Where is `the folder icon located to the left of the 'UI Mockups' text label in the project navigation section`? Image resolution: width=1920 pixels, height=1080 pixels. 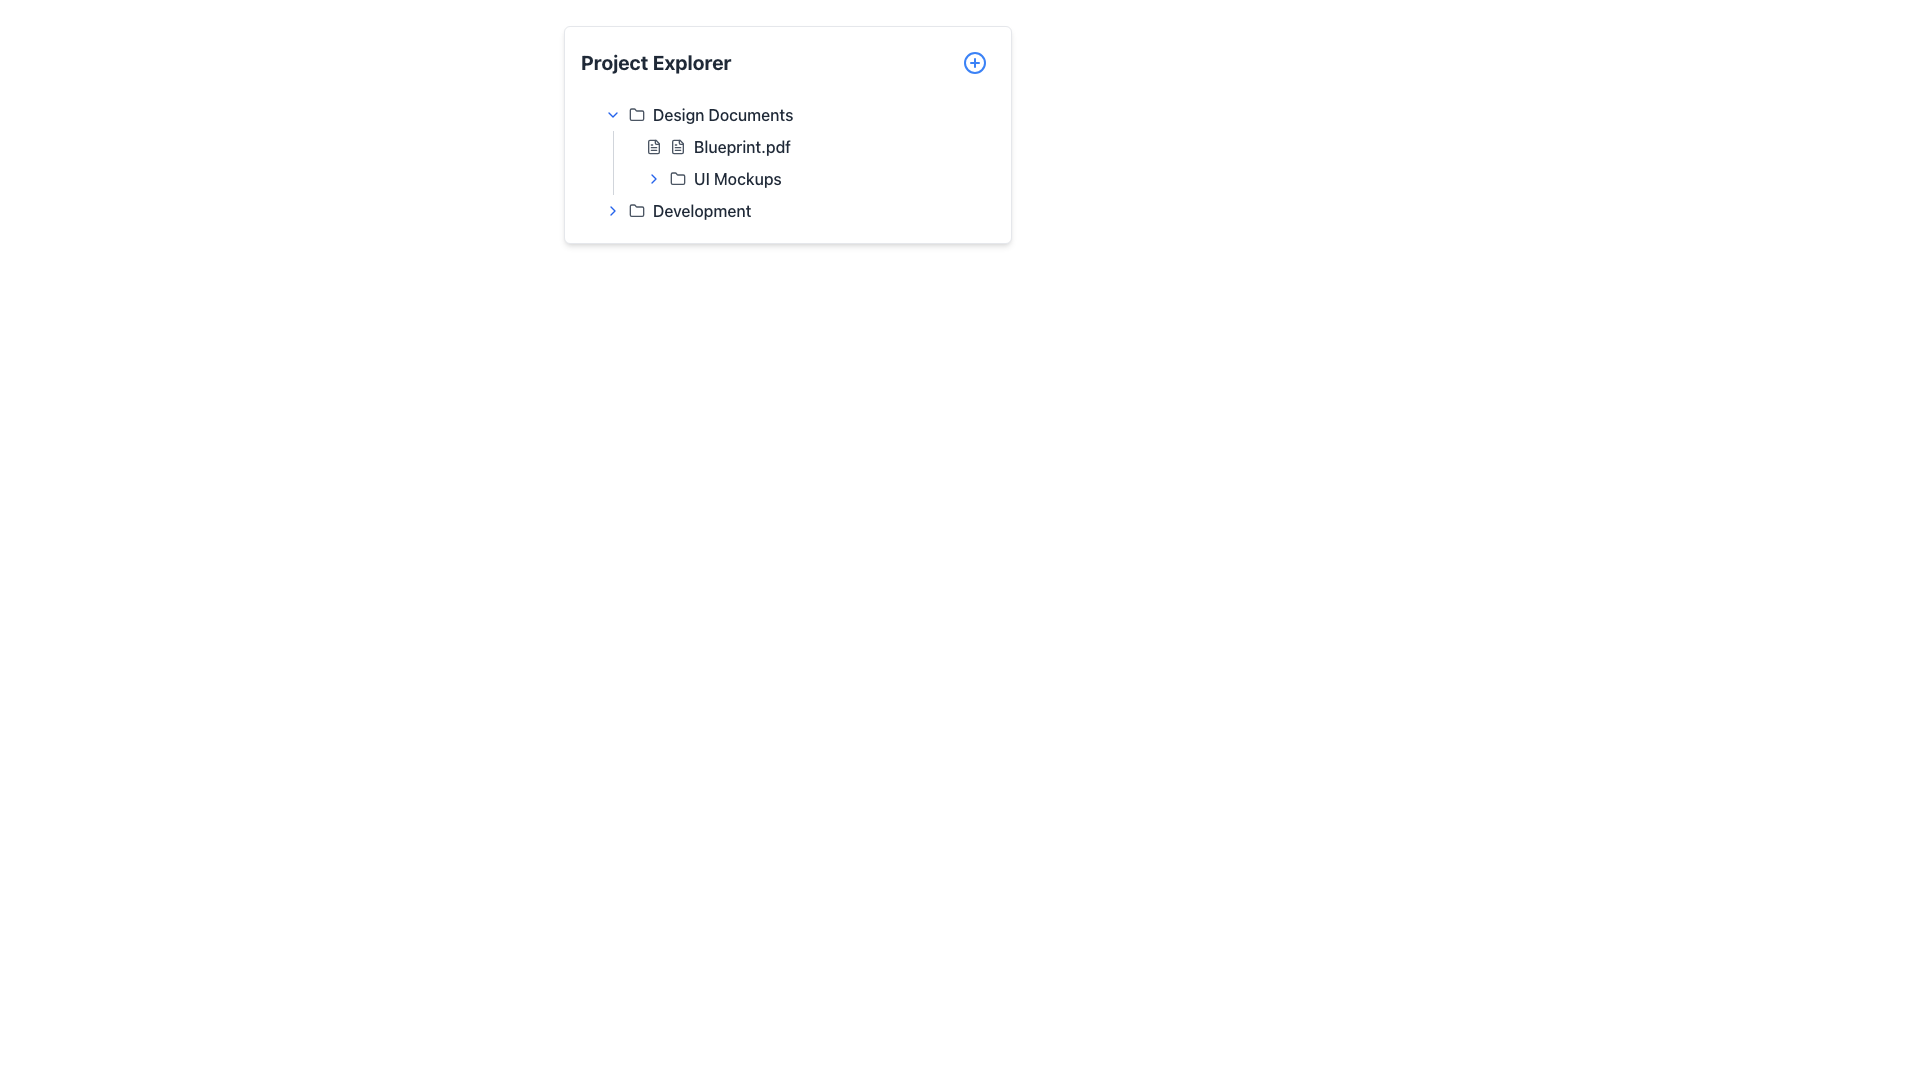 the folder icon located to the left of the 'UI Mockups' text label in the project navigation section is located at coordinates (677, 177).